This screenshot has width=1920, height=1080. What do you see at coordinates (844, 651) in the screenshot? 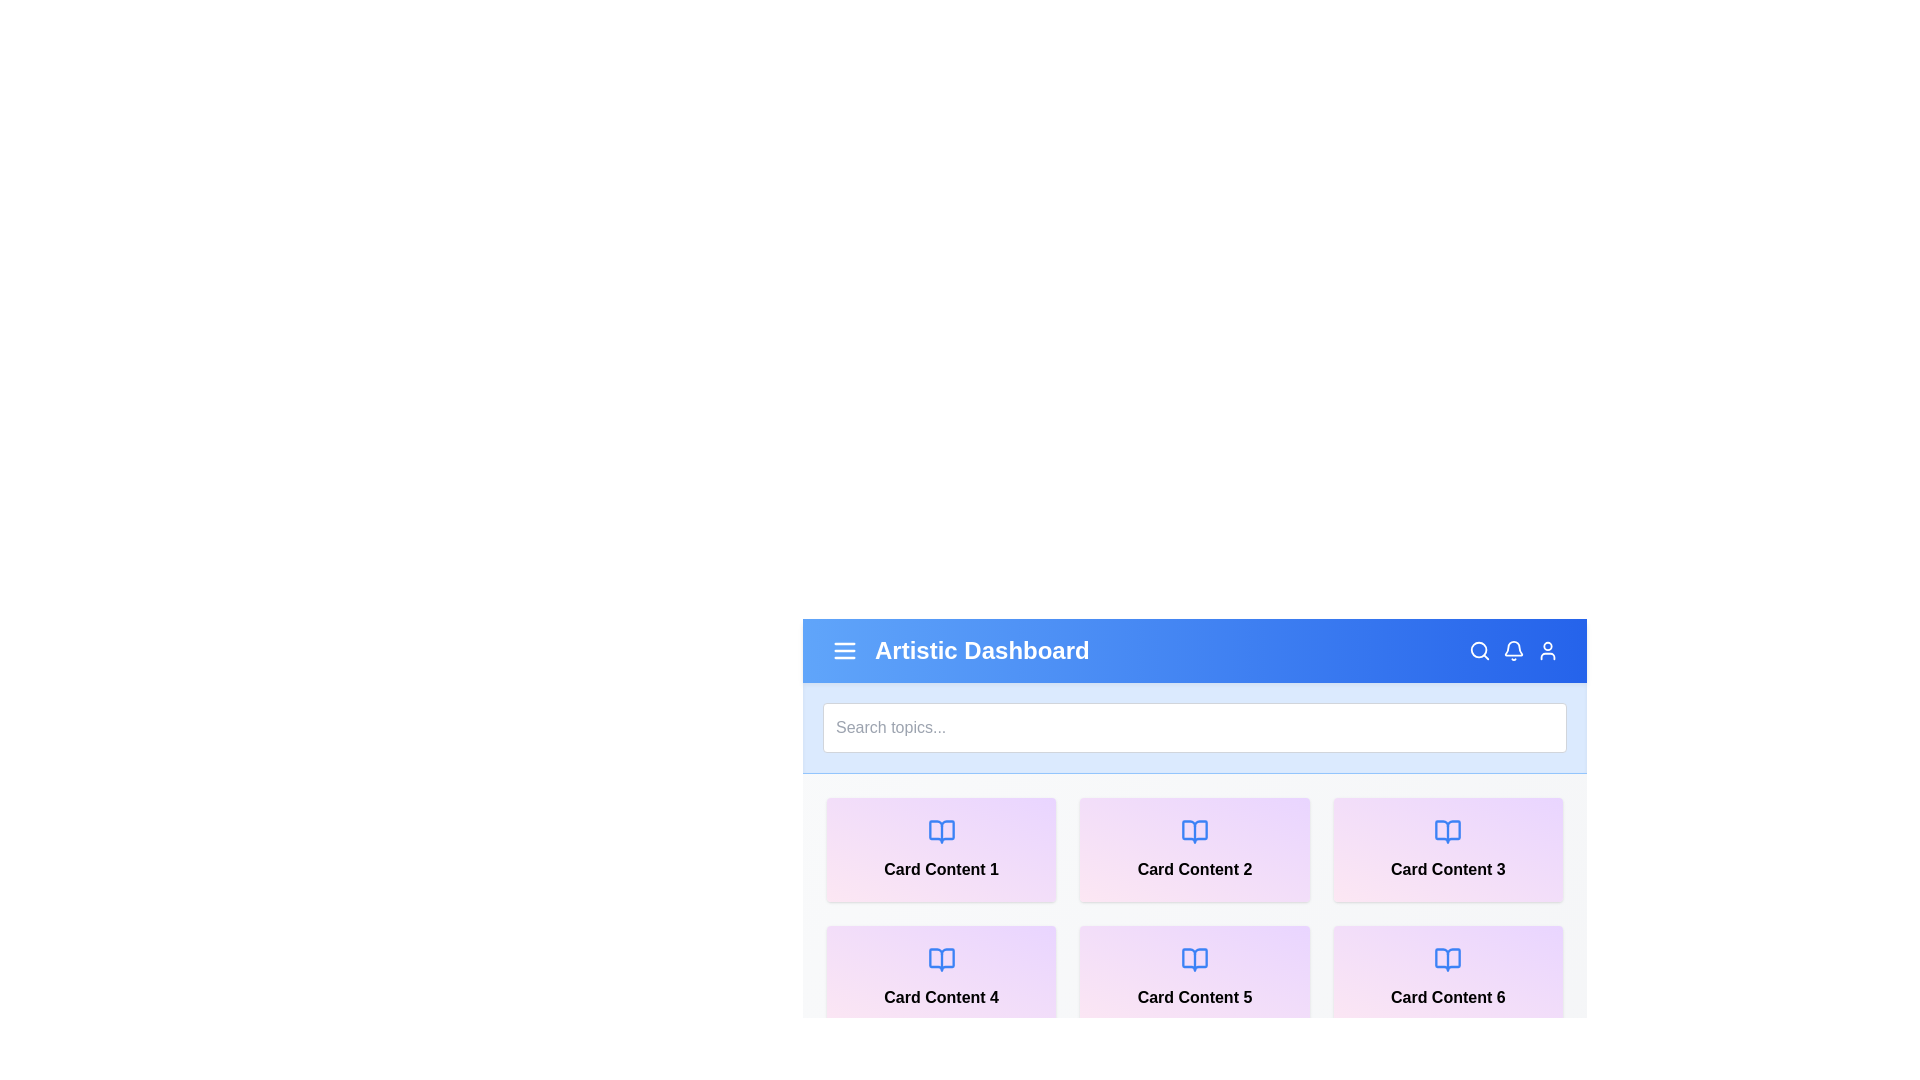
I see `menu icon to toggle the menu visibility` at bounding box center [844, 651].